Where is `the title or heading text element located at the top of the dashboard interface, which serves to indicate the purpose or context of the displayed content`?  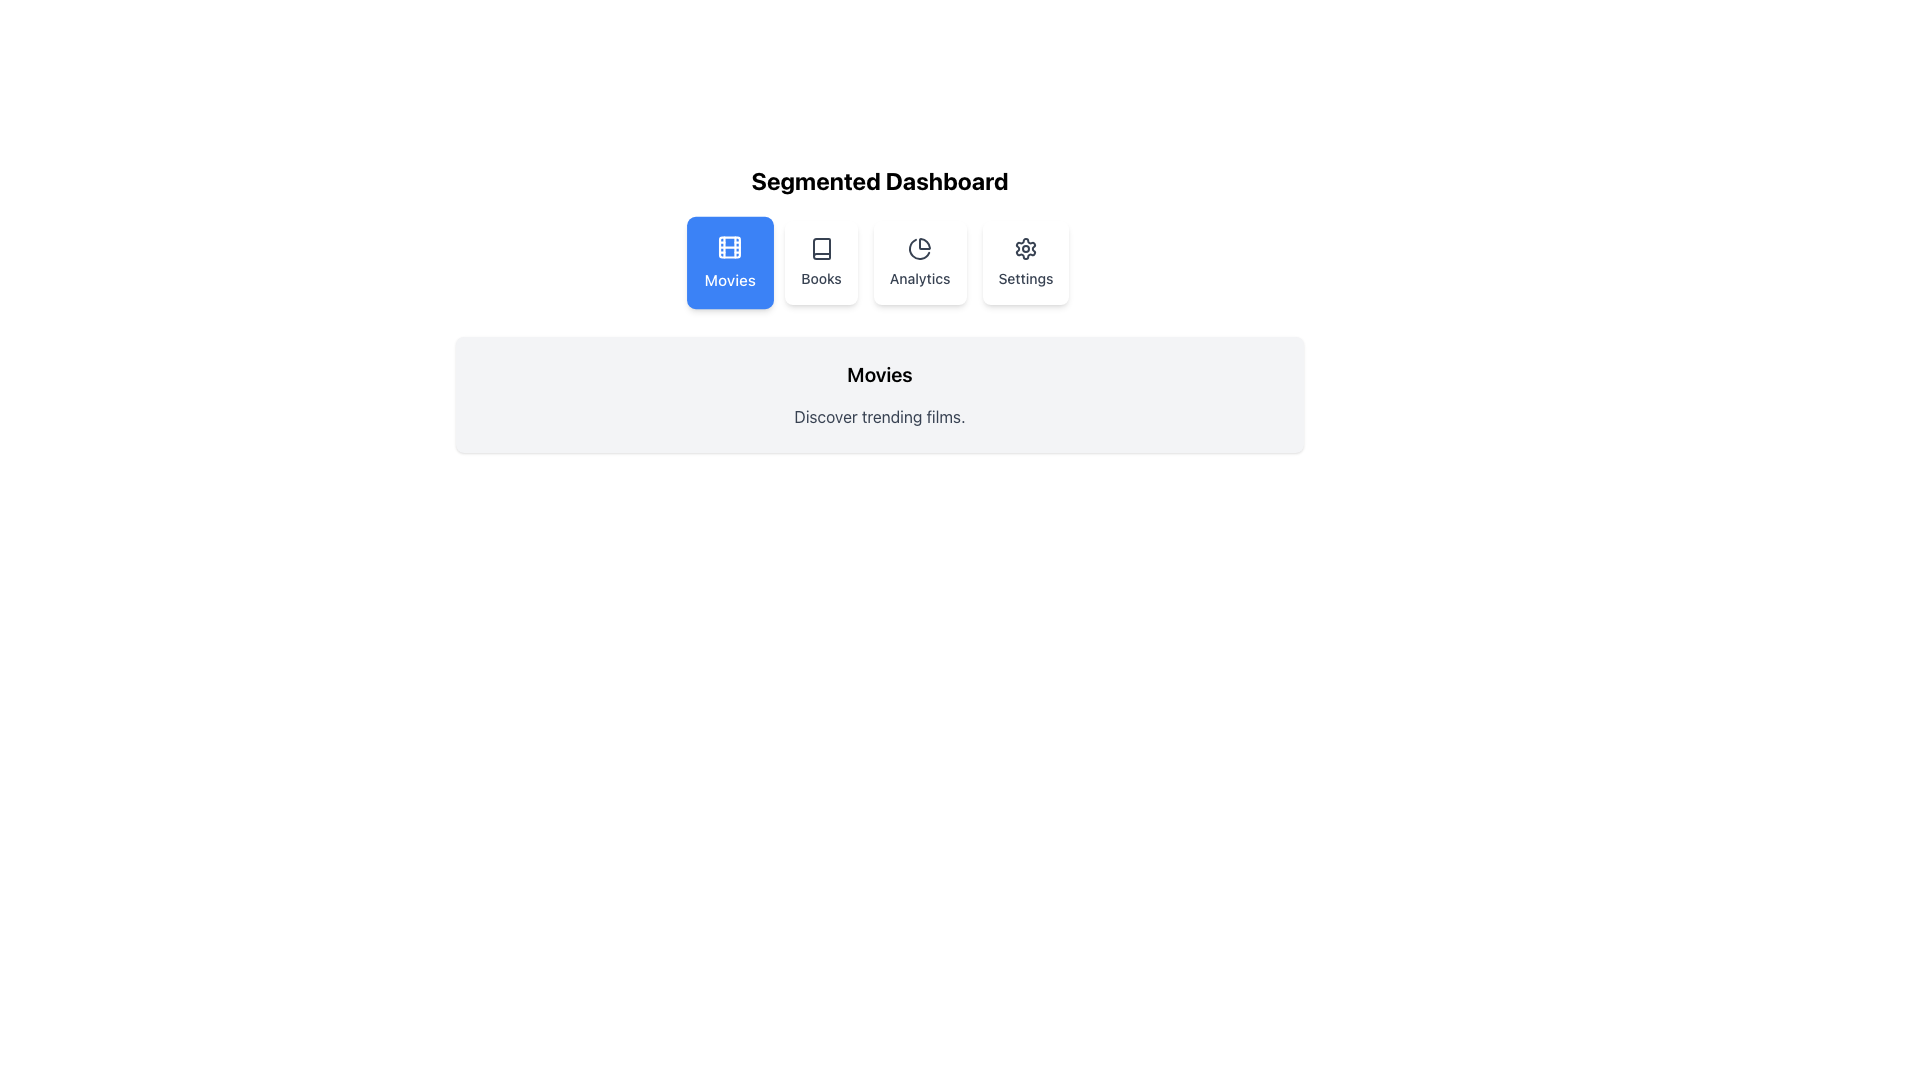 the title or heading text element located at the top of the dashboard interface, which serves to indicate the purpose or context of the displayed content is located at coordinates (879, 181).